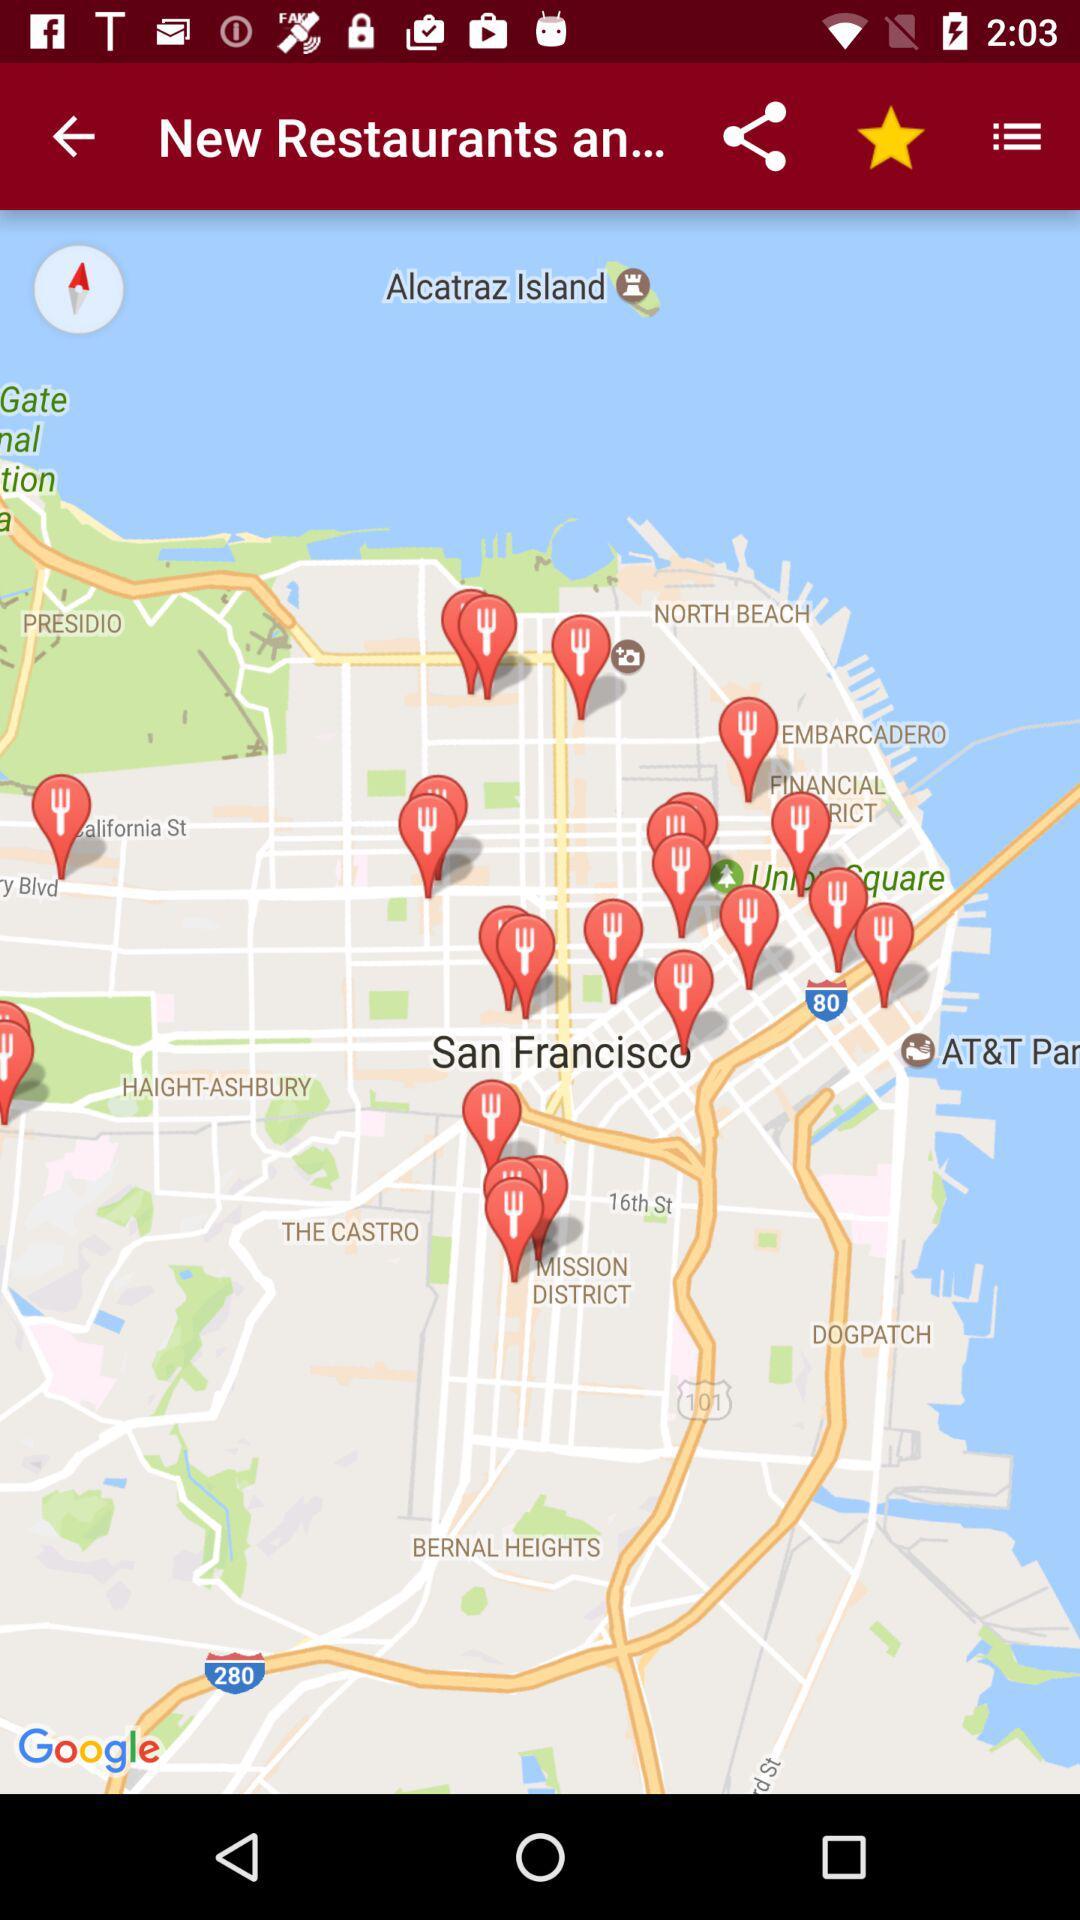  I want to click on the icon to the left of the new restaurants and icon, so click(72, 135).